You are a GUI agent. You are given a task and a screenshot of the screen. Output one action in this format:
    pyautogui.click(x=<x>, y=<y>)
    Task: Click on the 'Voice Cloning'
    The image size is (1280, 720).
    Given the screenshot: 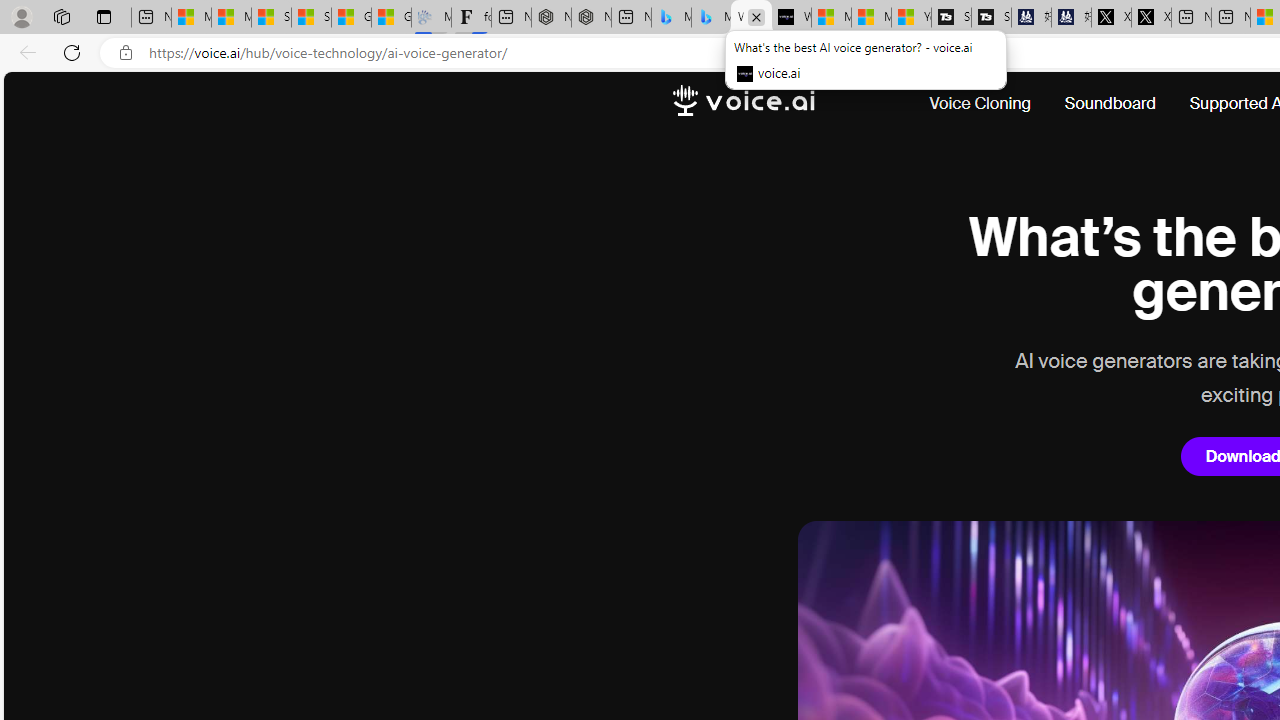 What is the action you would take?
    pyautogui.click(x=980, y=104)
    